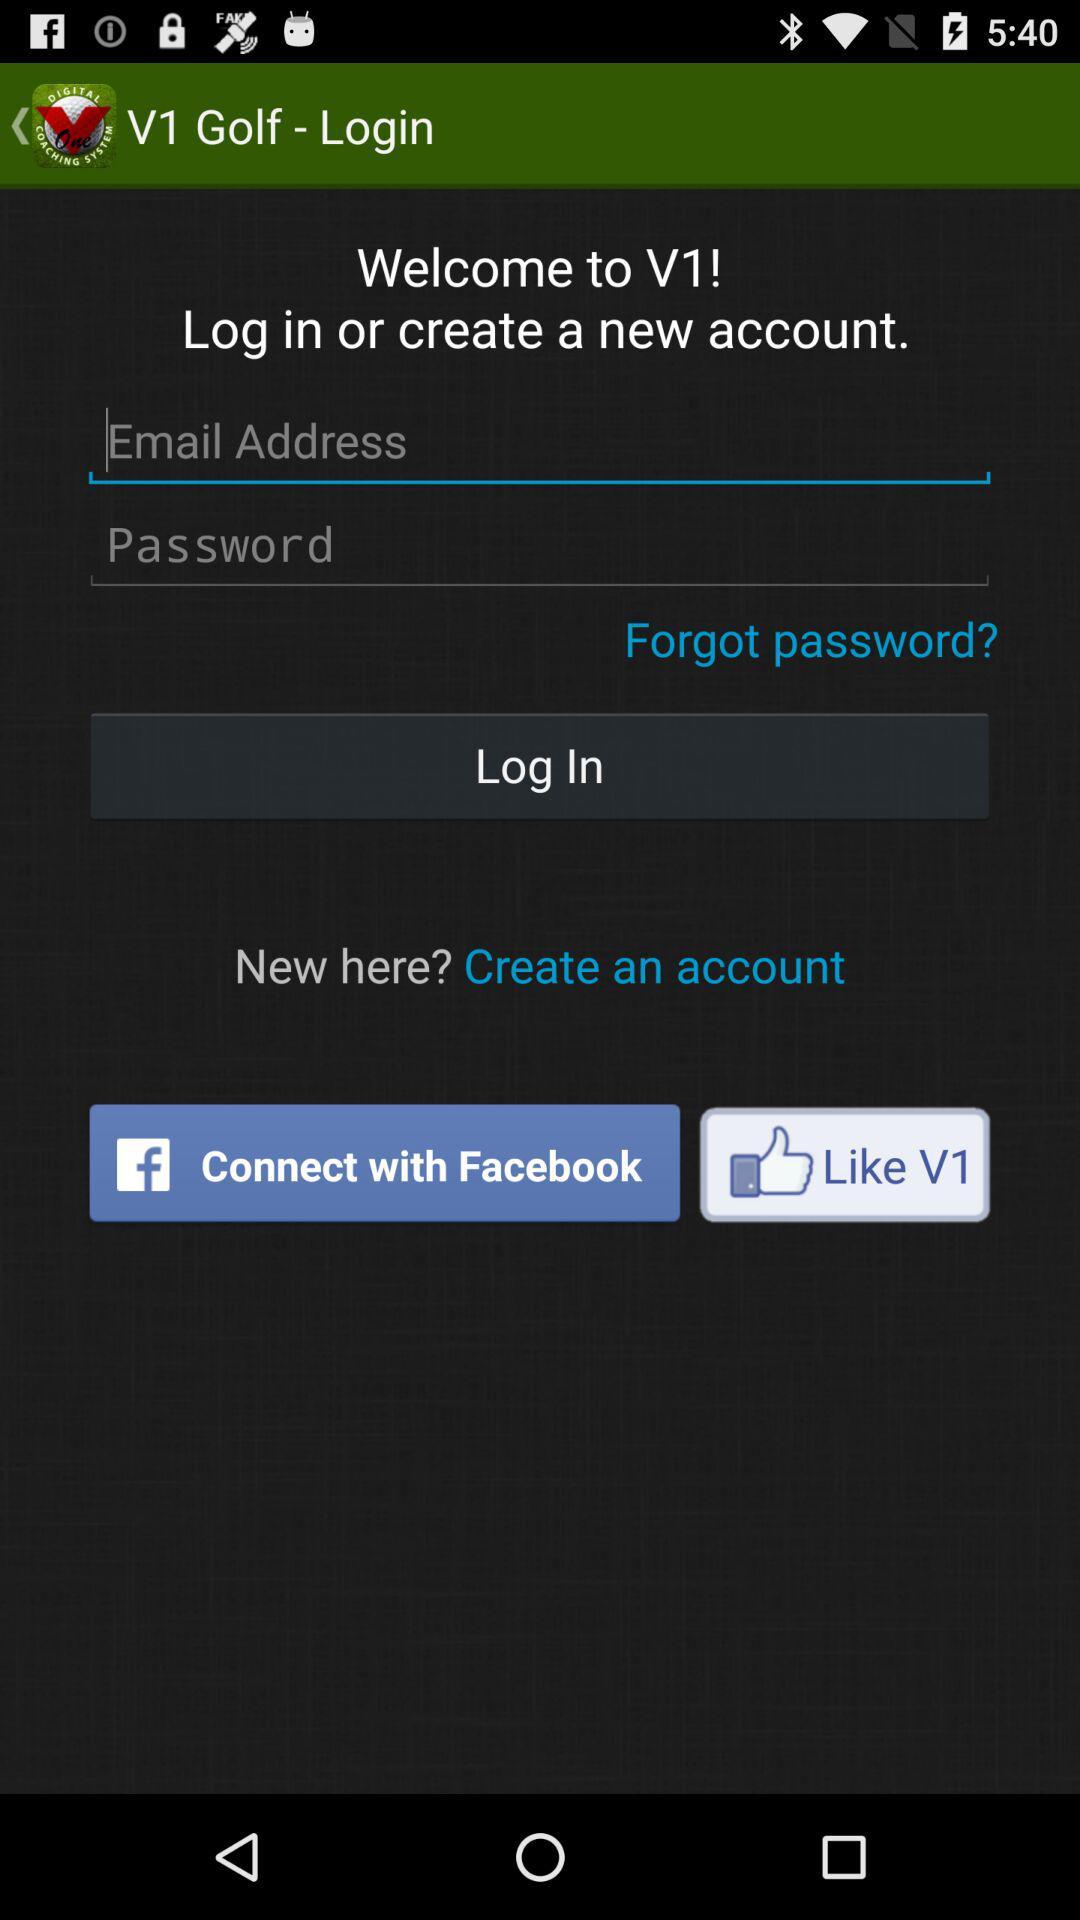 The image size is (1080, 1920). What do you see at coordinates (811, 637) in the screenshot?
I see `forgot password?` at bounding box center [811, 637].